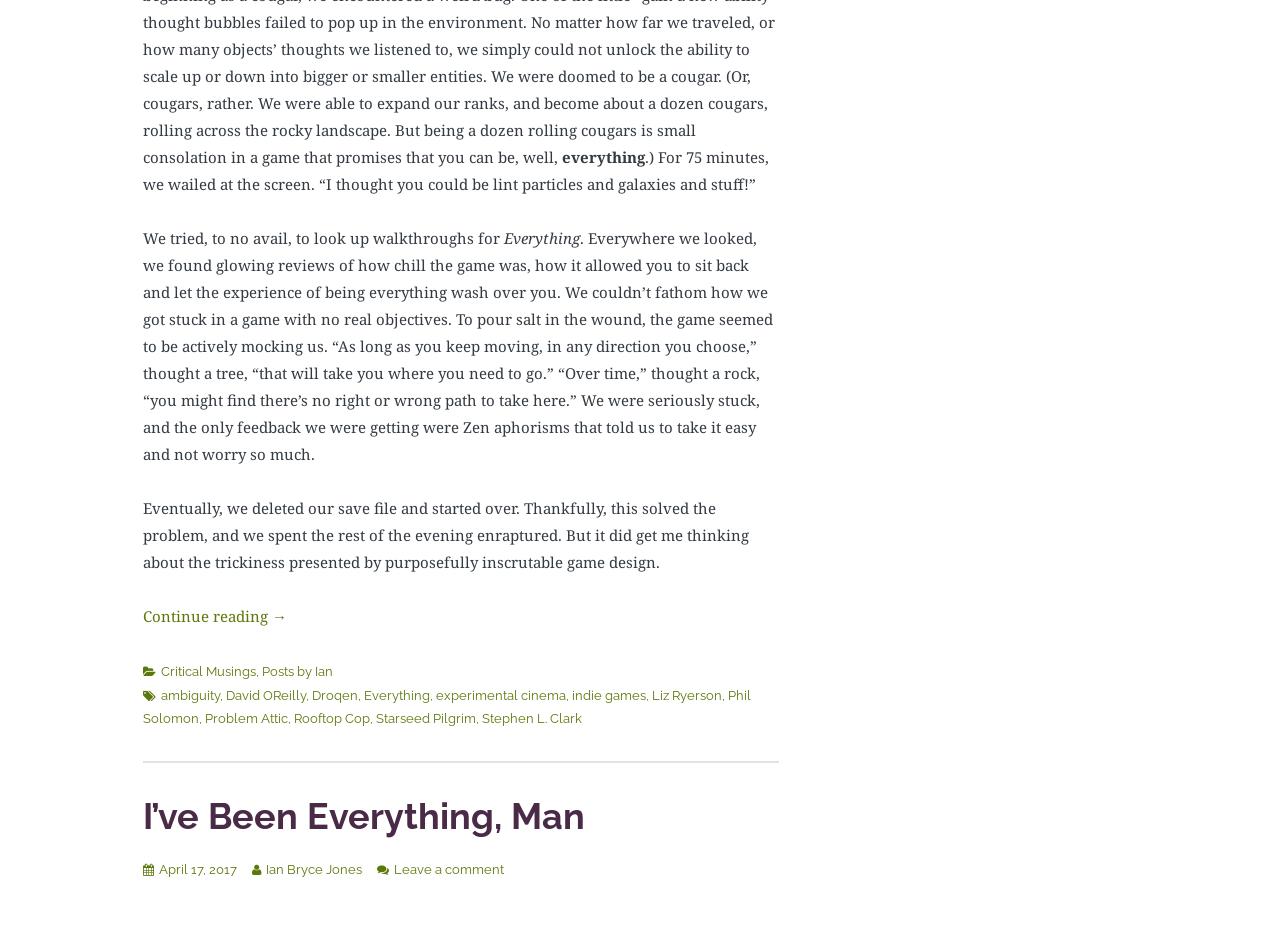 This screenshot has height=950, width=1280. Describe the element at coordinates (652, 694) in the screenshot. I see `'Liz Ryerson'` at that location.